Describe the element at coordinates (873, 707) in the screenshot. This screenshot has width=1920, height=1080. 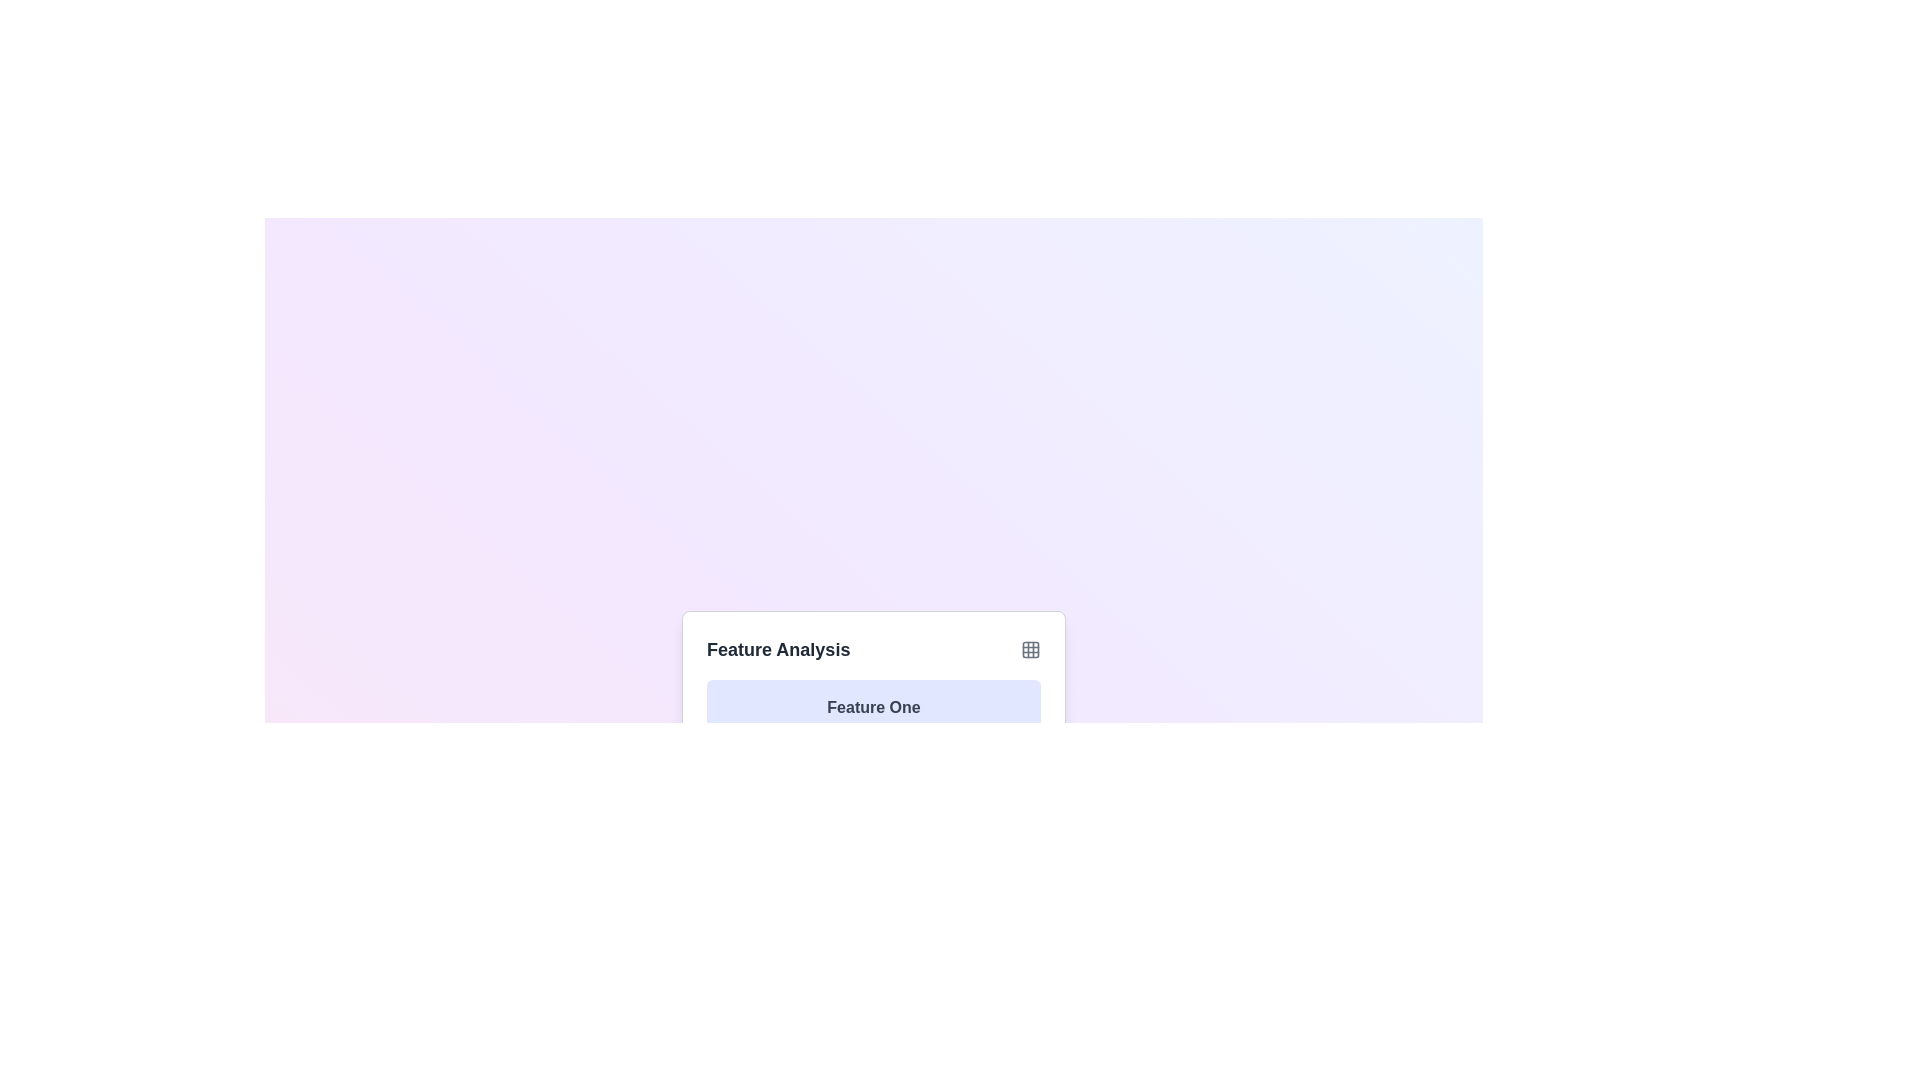
I see `the 'Feature One' button located at the center of the card in the 'Feature Analysis' section` at that location.